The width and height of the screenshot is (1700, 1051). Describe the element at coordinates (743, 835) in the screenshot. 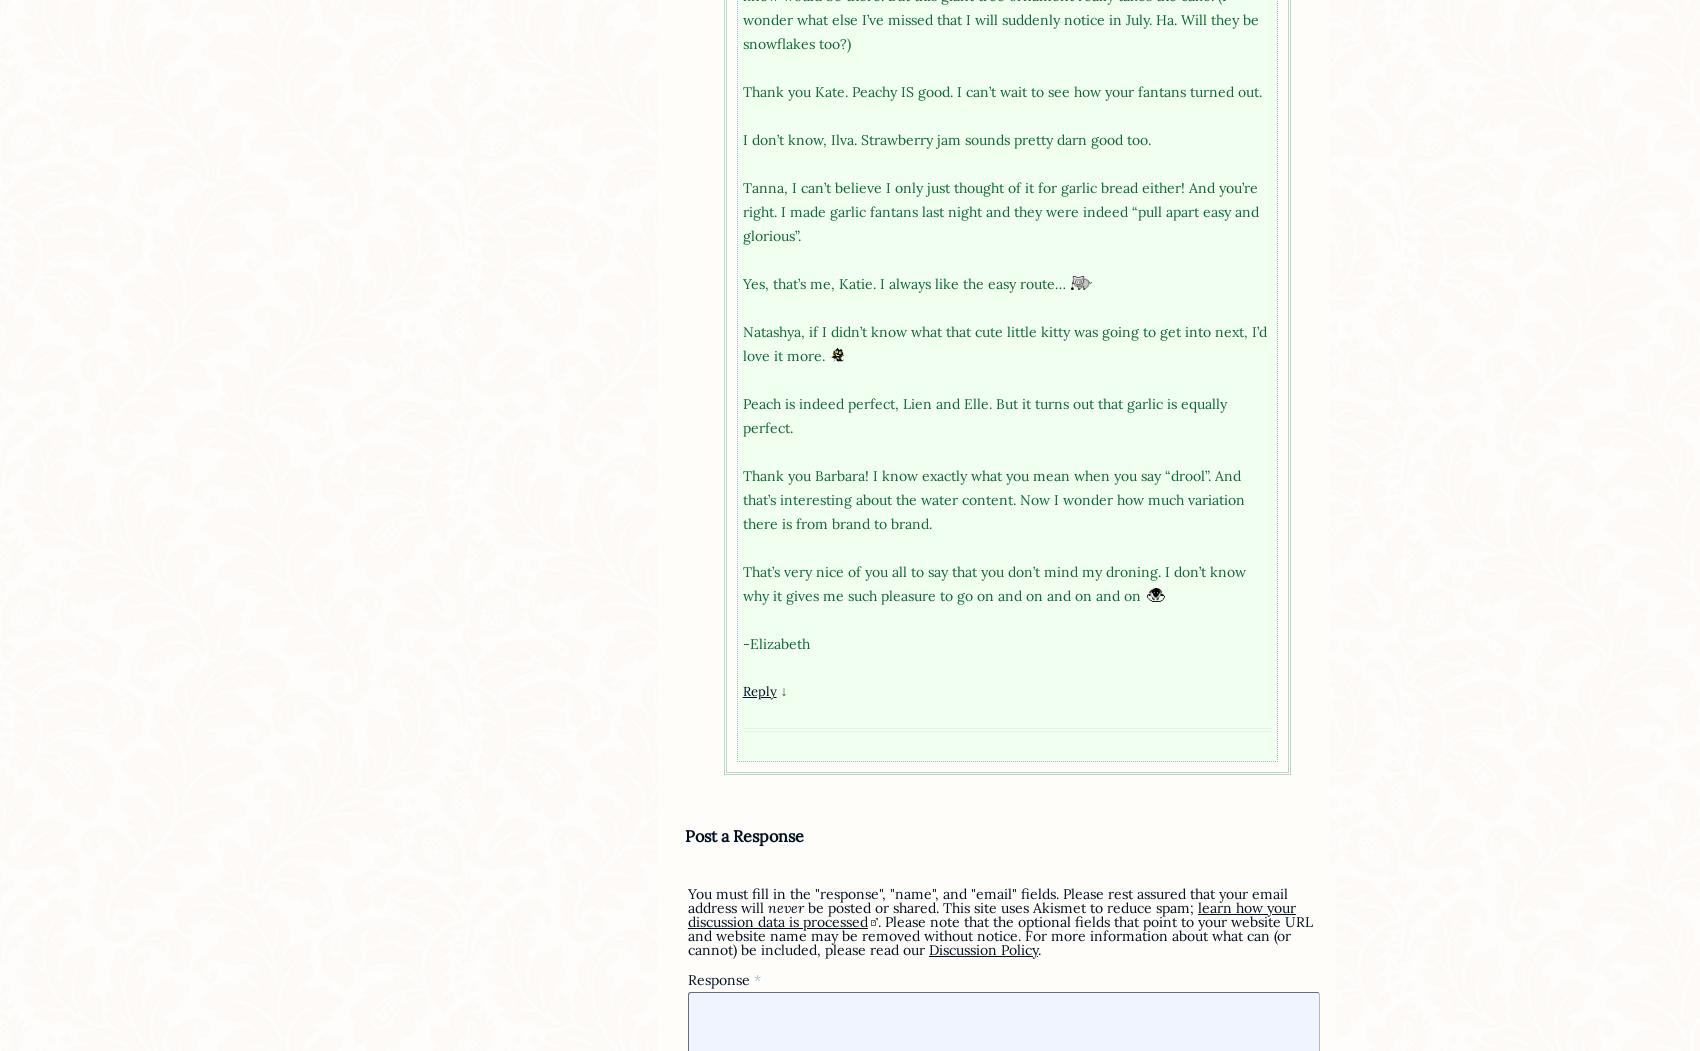

I see `'Post a Response'` at that location.